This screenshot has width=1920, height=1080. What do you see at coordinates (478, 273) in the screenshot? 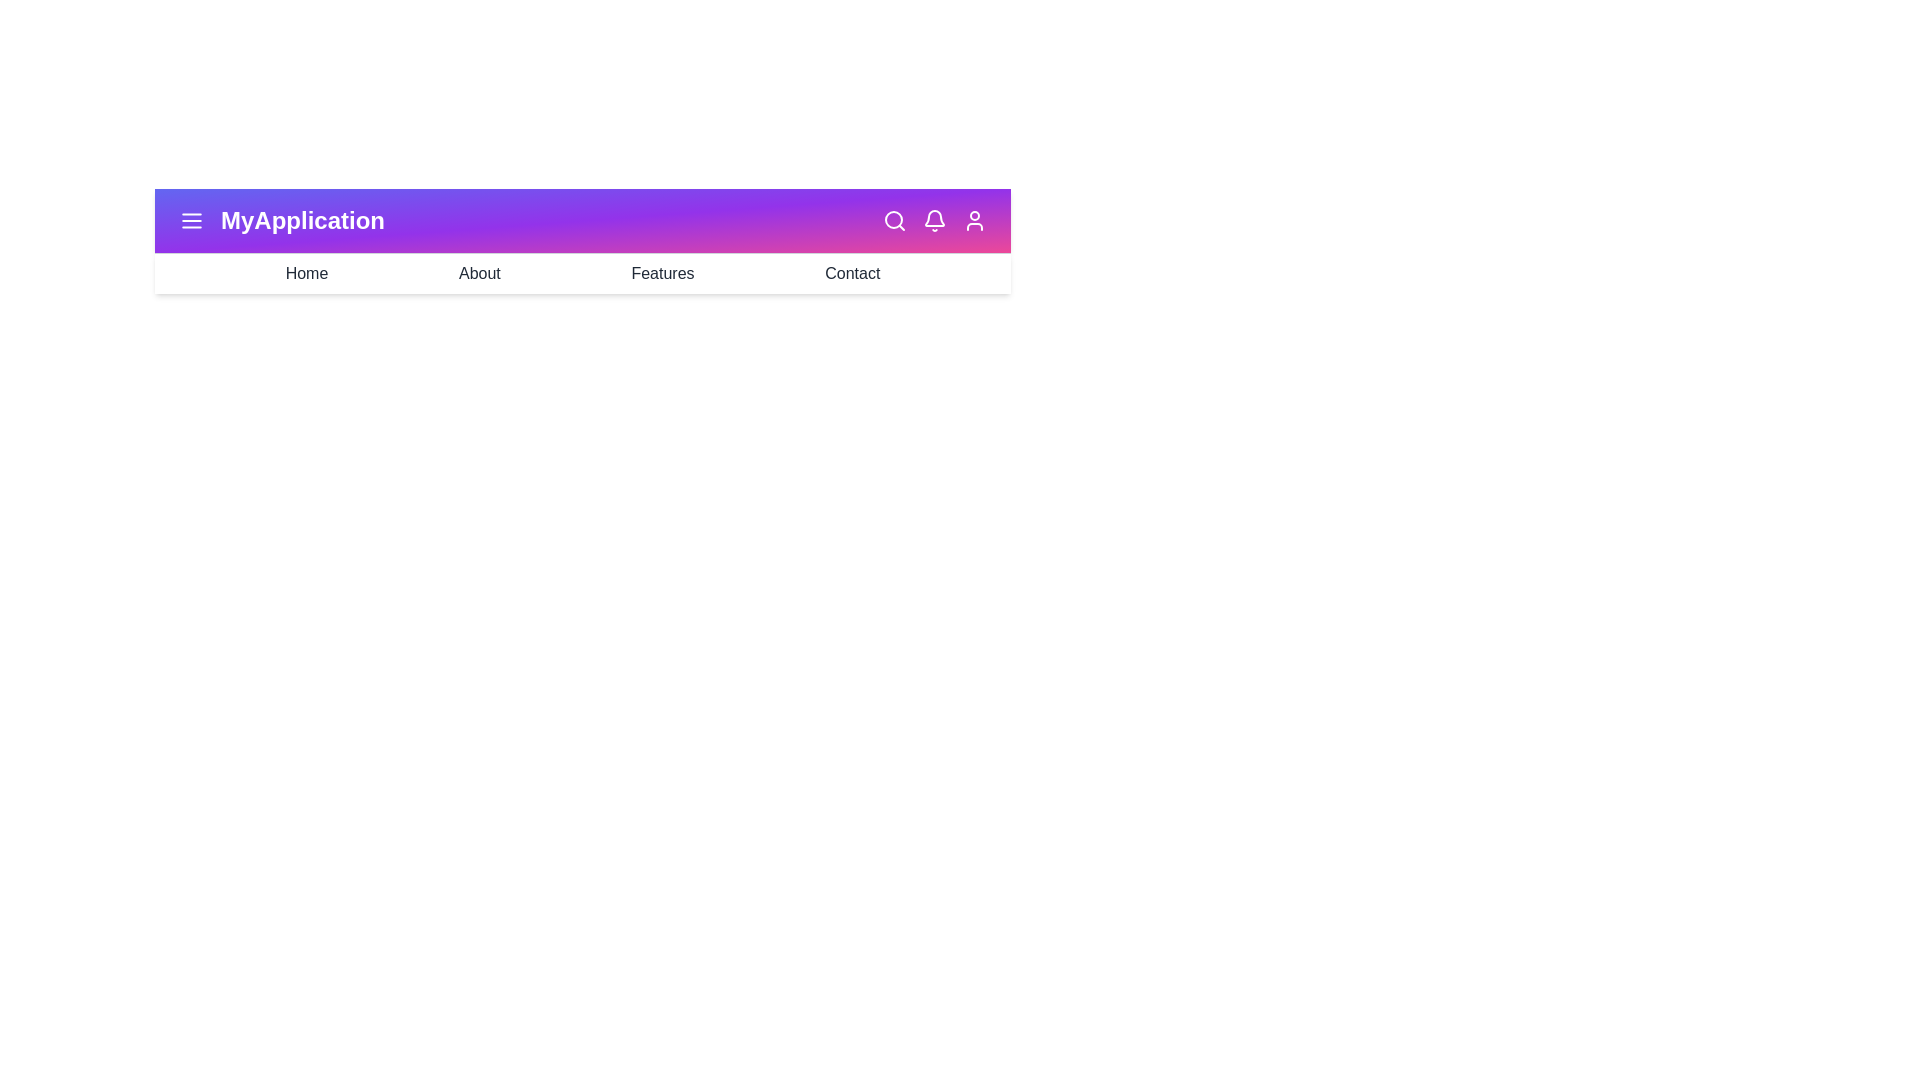
I see `the menu item About from the dropdown menu` at bounding box center [478, 273].